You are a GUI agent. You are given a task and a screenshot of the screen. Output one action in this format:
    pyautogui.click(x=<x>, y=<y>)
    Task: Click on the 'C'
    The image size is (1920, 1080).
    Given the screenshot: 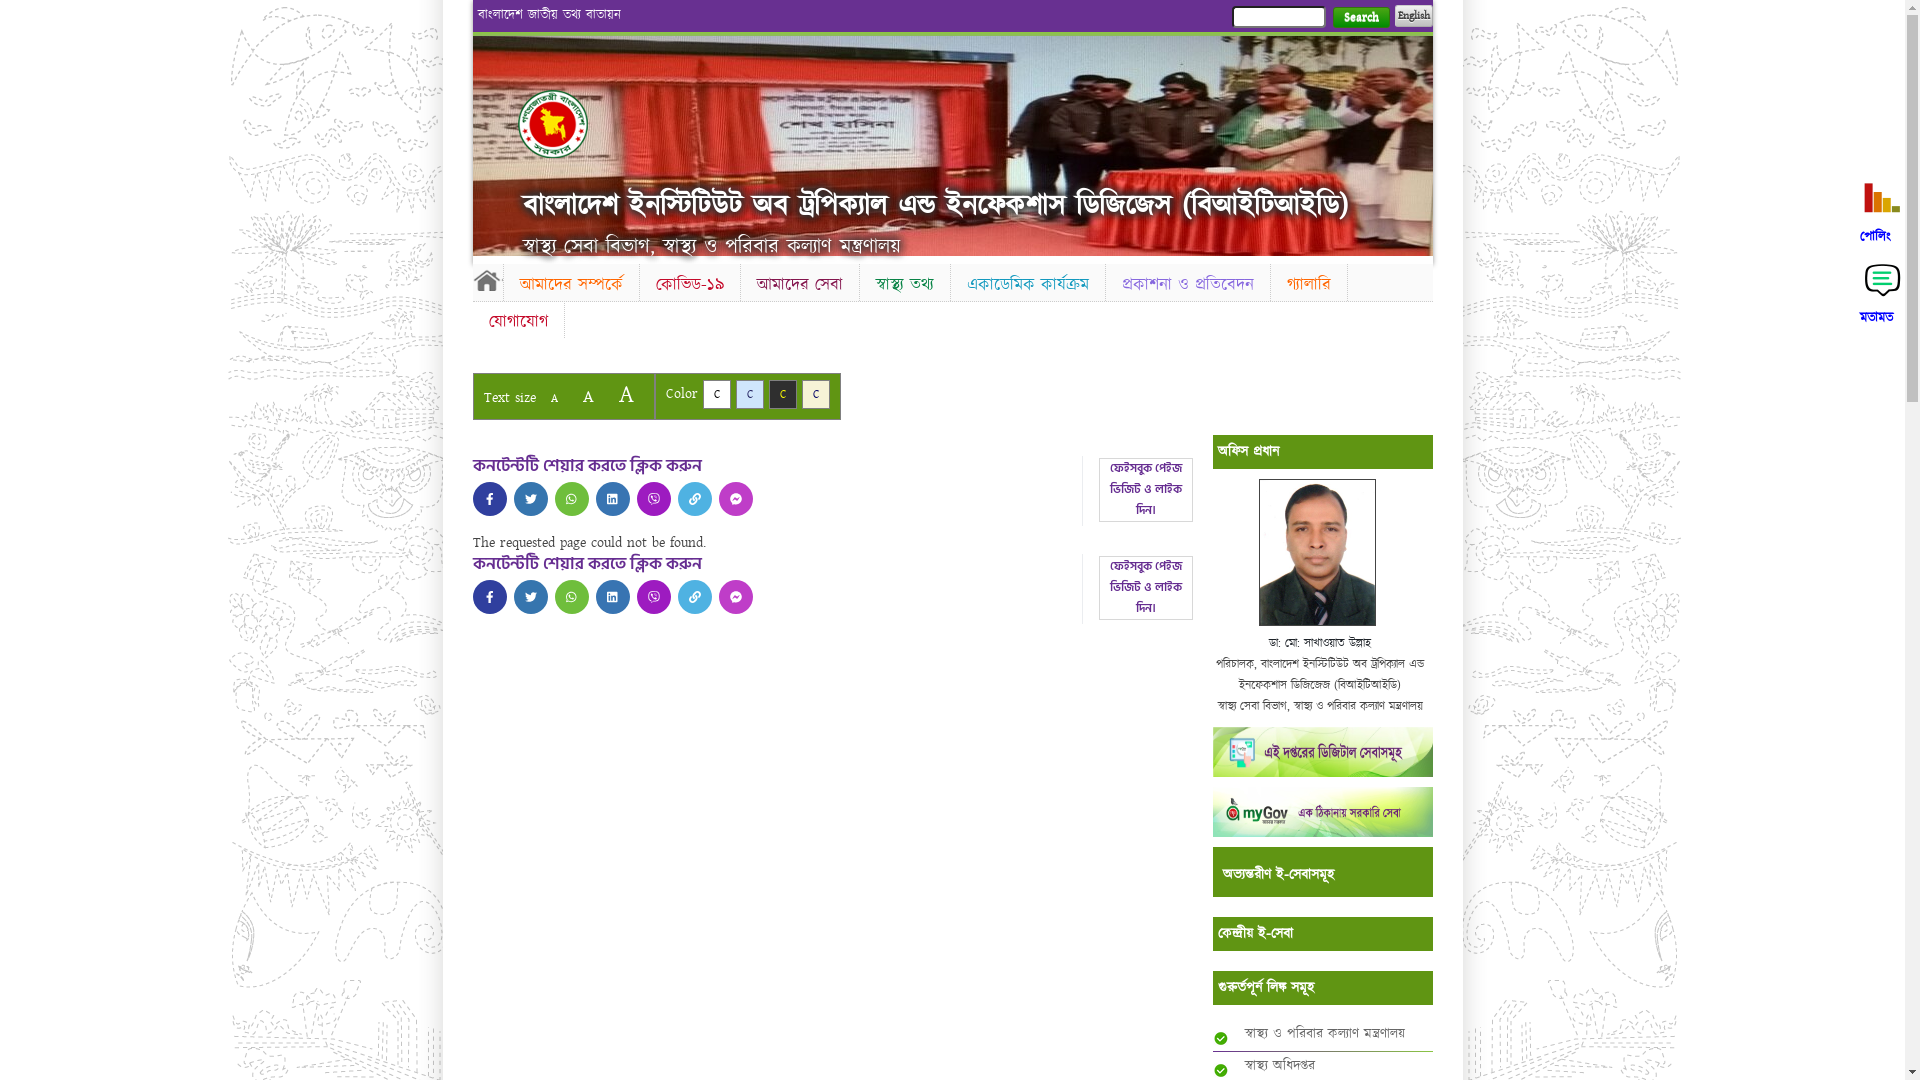 What is the action you would take?
    pyautogui.click(x=767, y=394)
    